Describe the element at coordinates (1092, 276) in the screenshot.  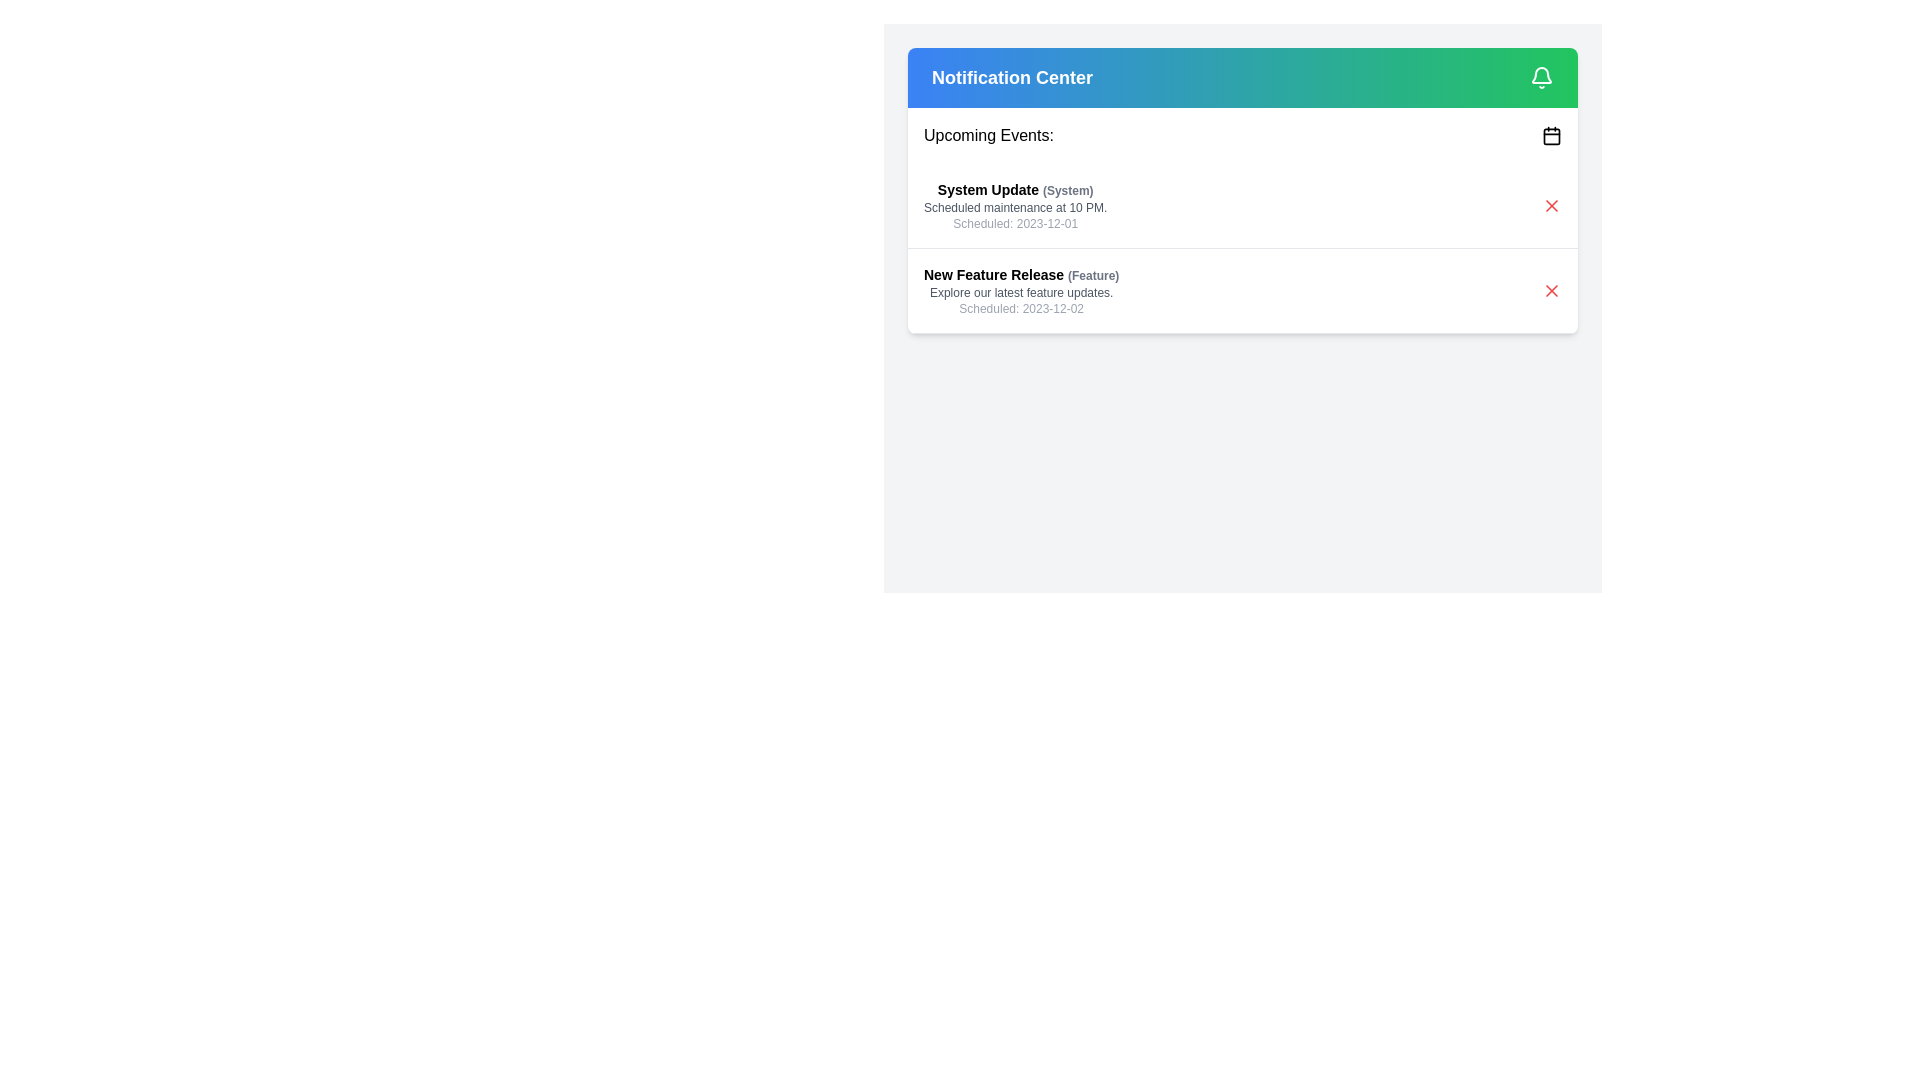
I see `text label located immediately after 'New Feature Release' in the second notification item of the 'Upcoming Events' section in the 'Notification Center' panel` at that location.